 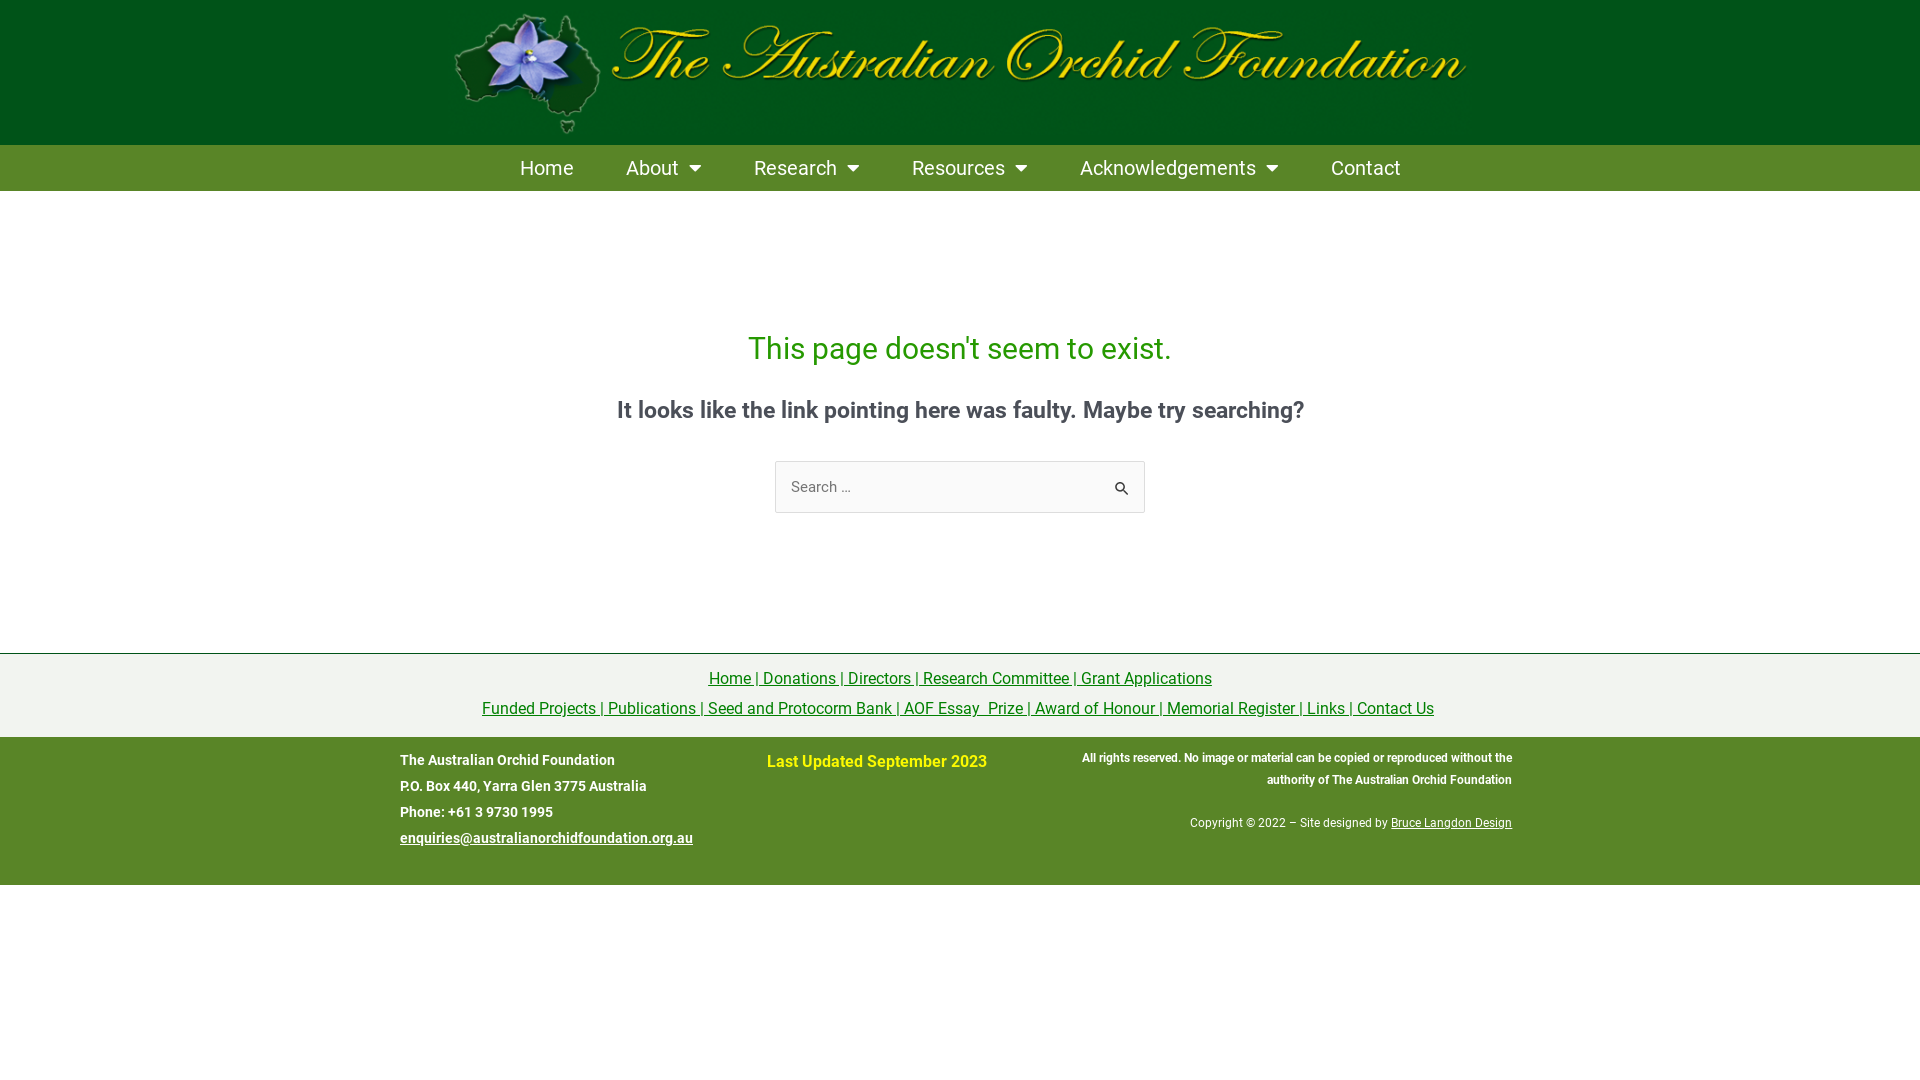 I want to click on 'Grant Applications', so click(x=1145, y=677).